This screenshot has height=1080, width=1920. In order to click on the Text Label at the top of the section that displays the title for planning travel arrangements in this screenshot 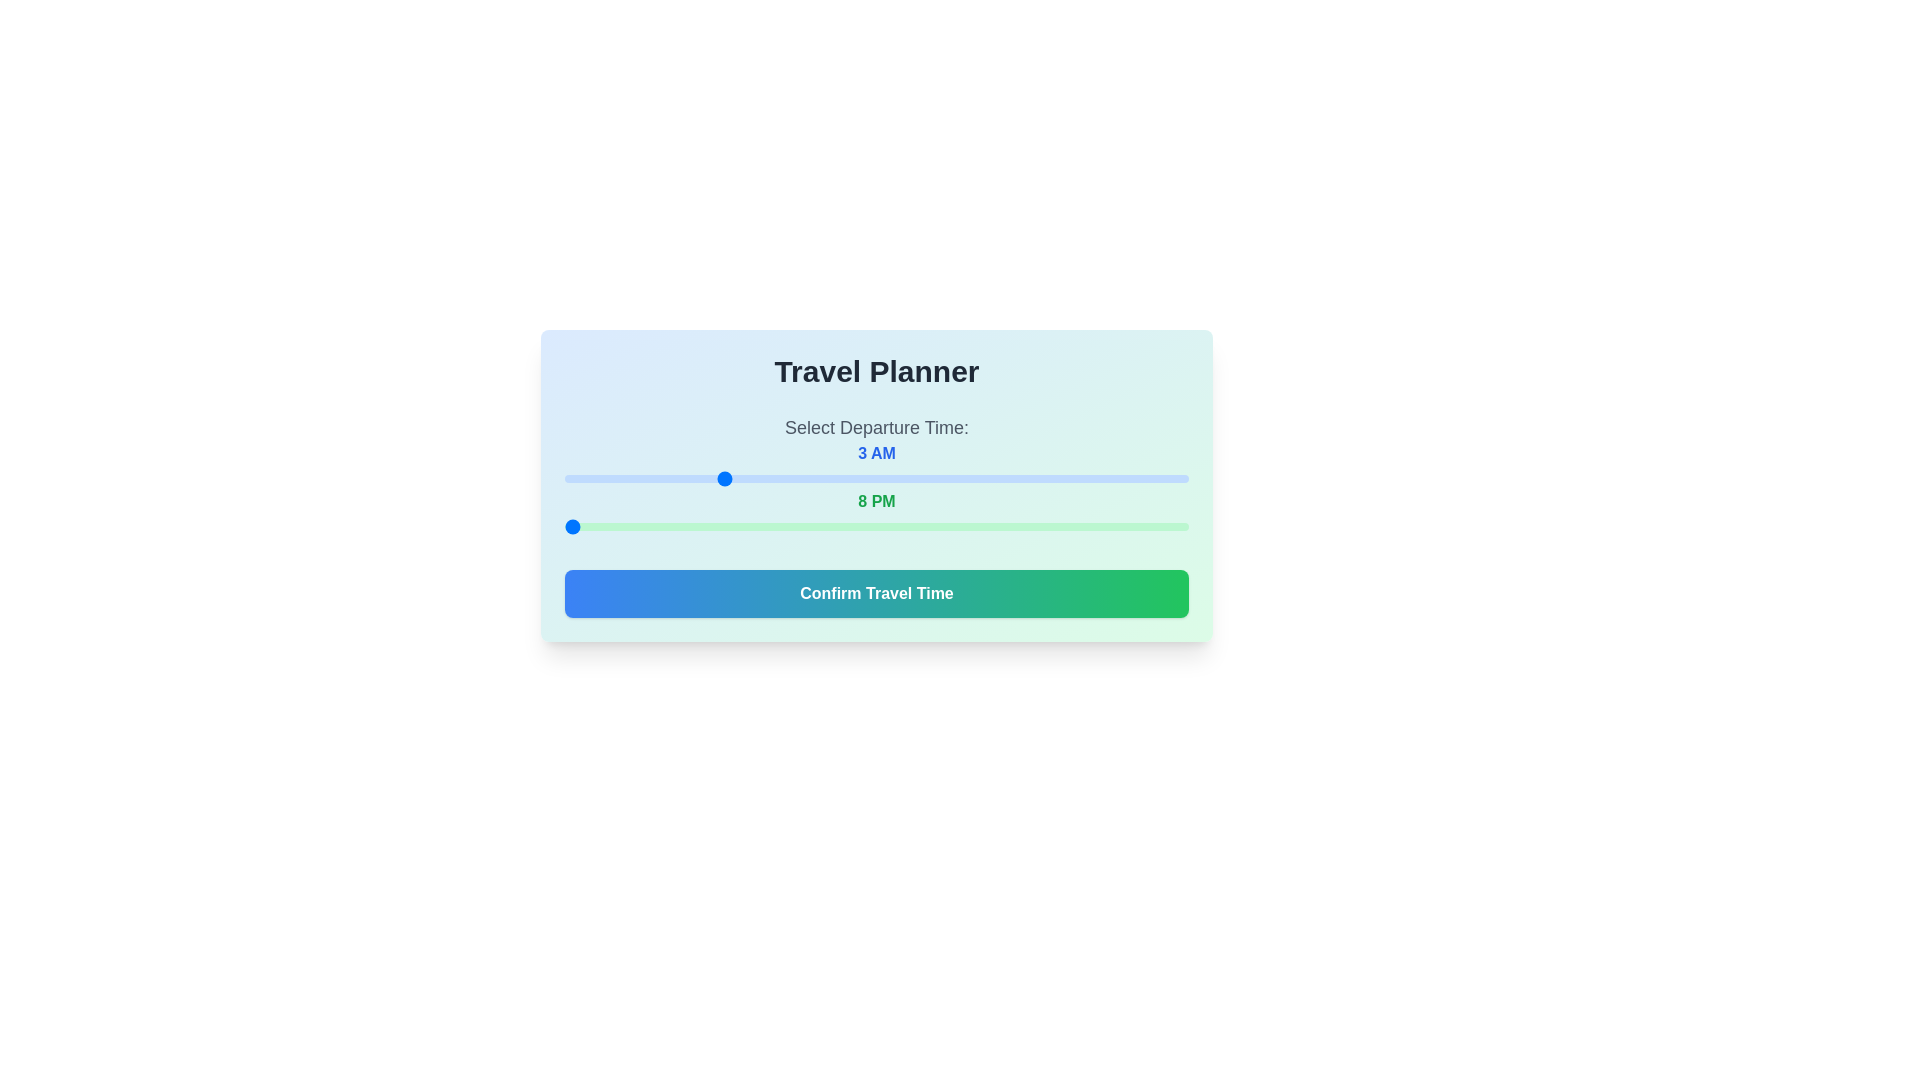, I will do `click(877, 371)`.